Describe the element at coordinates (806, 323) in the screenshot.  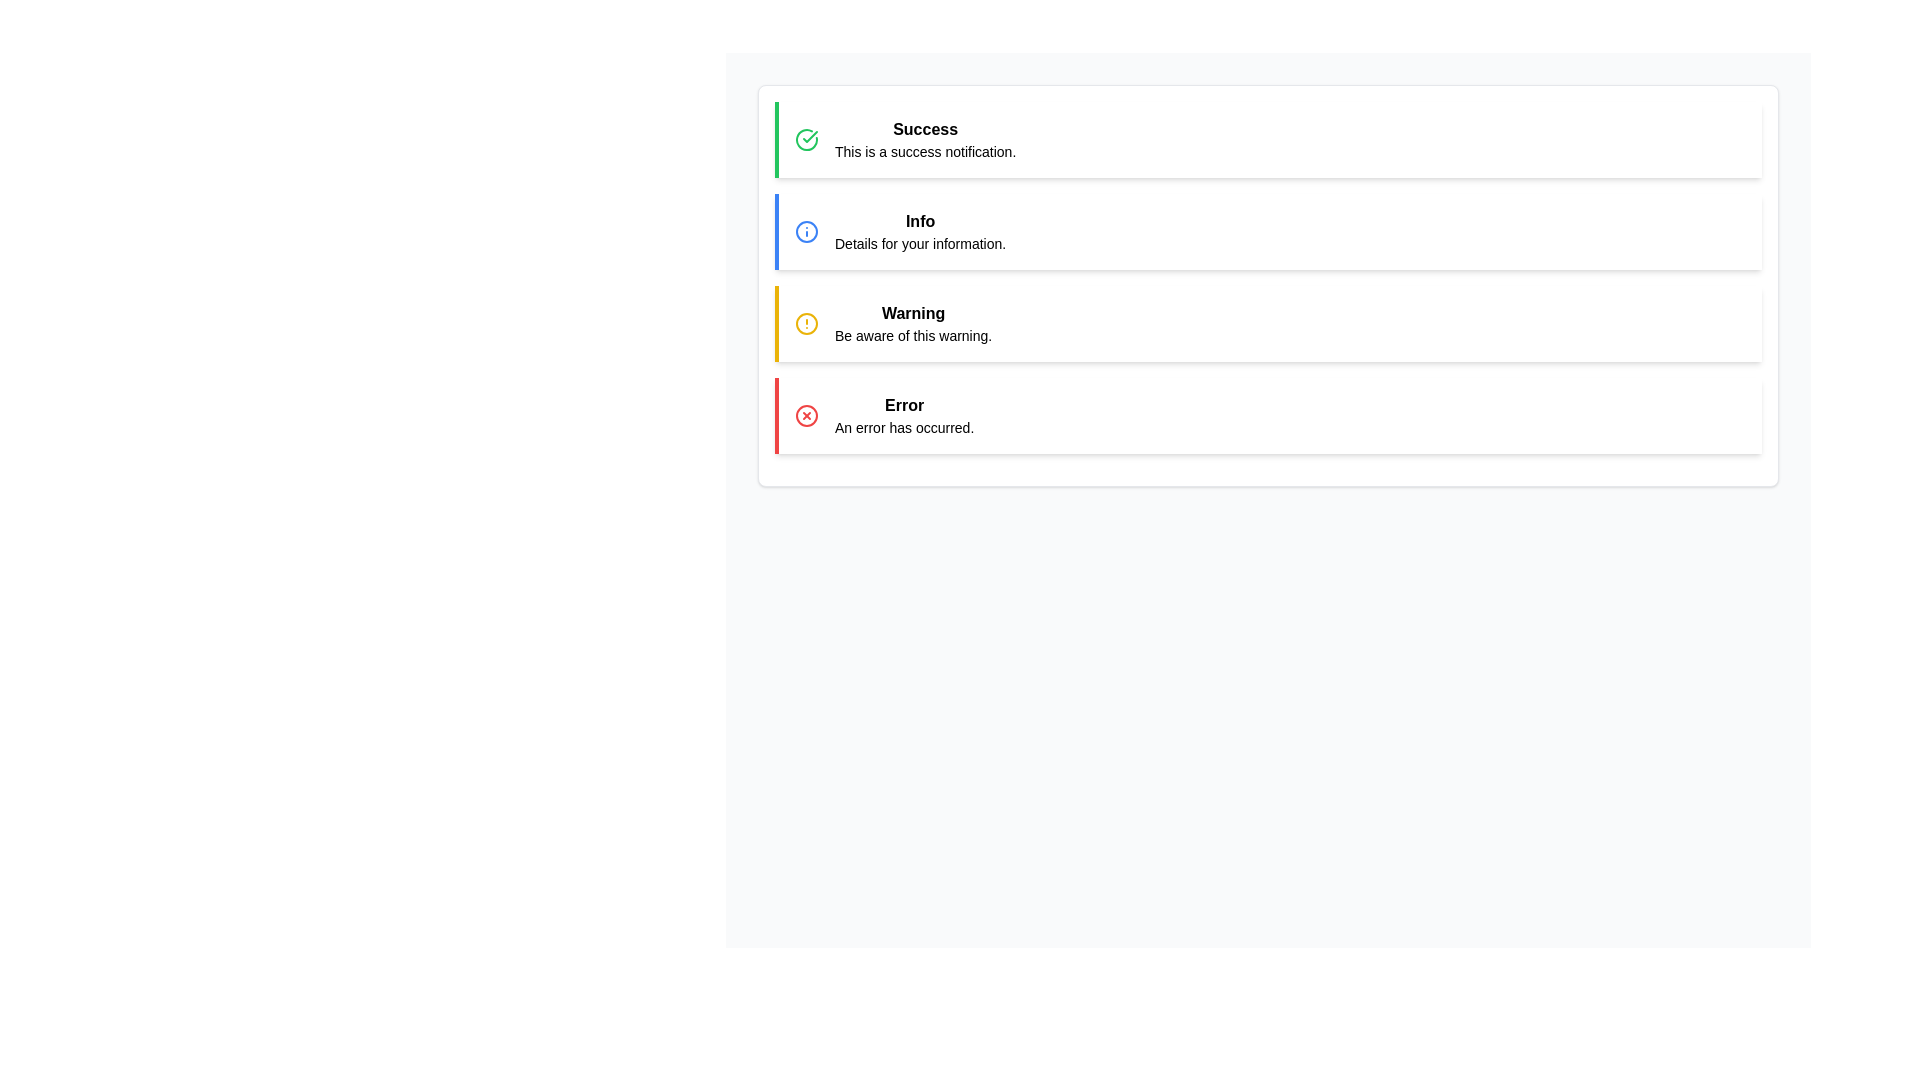
I see `the warning icon located within the 'Warning' notification box, positioned on the left side adjacent to the text content` at that location.